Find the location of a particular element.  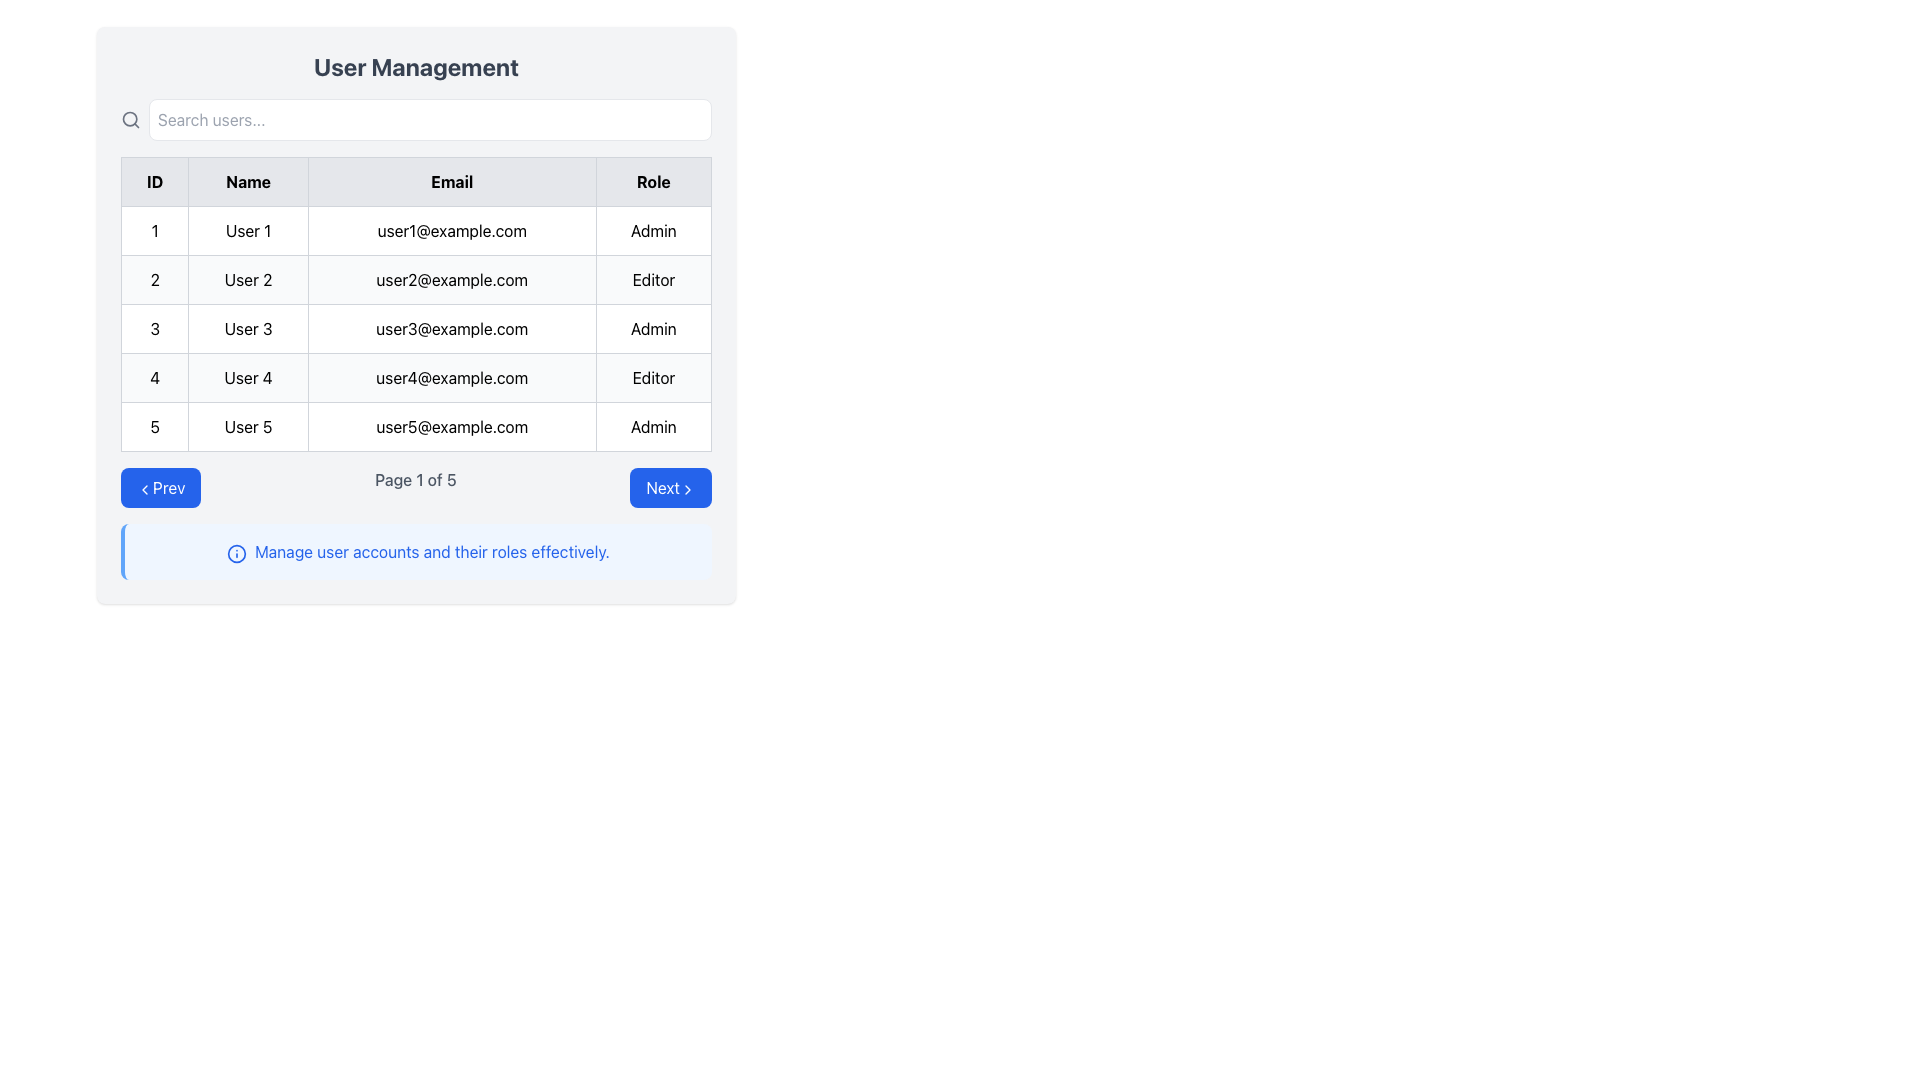

the static text cell displaying the role assigned to 'User 4' in the user management table, located in the fourth row and last column of the table is located at coordinates (653, 378).